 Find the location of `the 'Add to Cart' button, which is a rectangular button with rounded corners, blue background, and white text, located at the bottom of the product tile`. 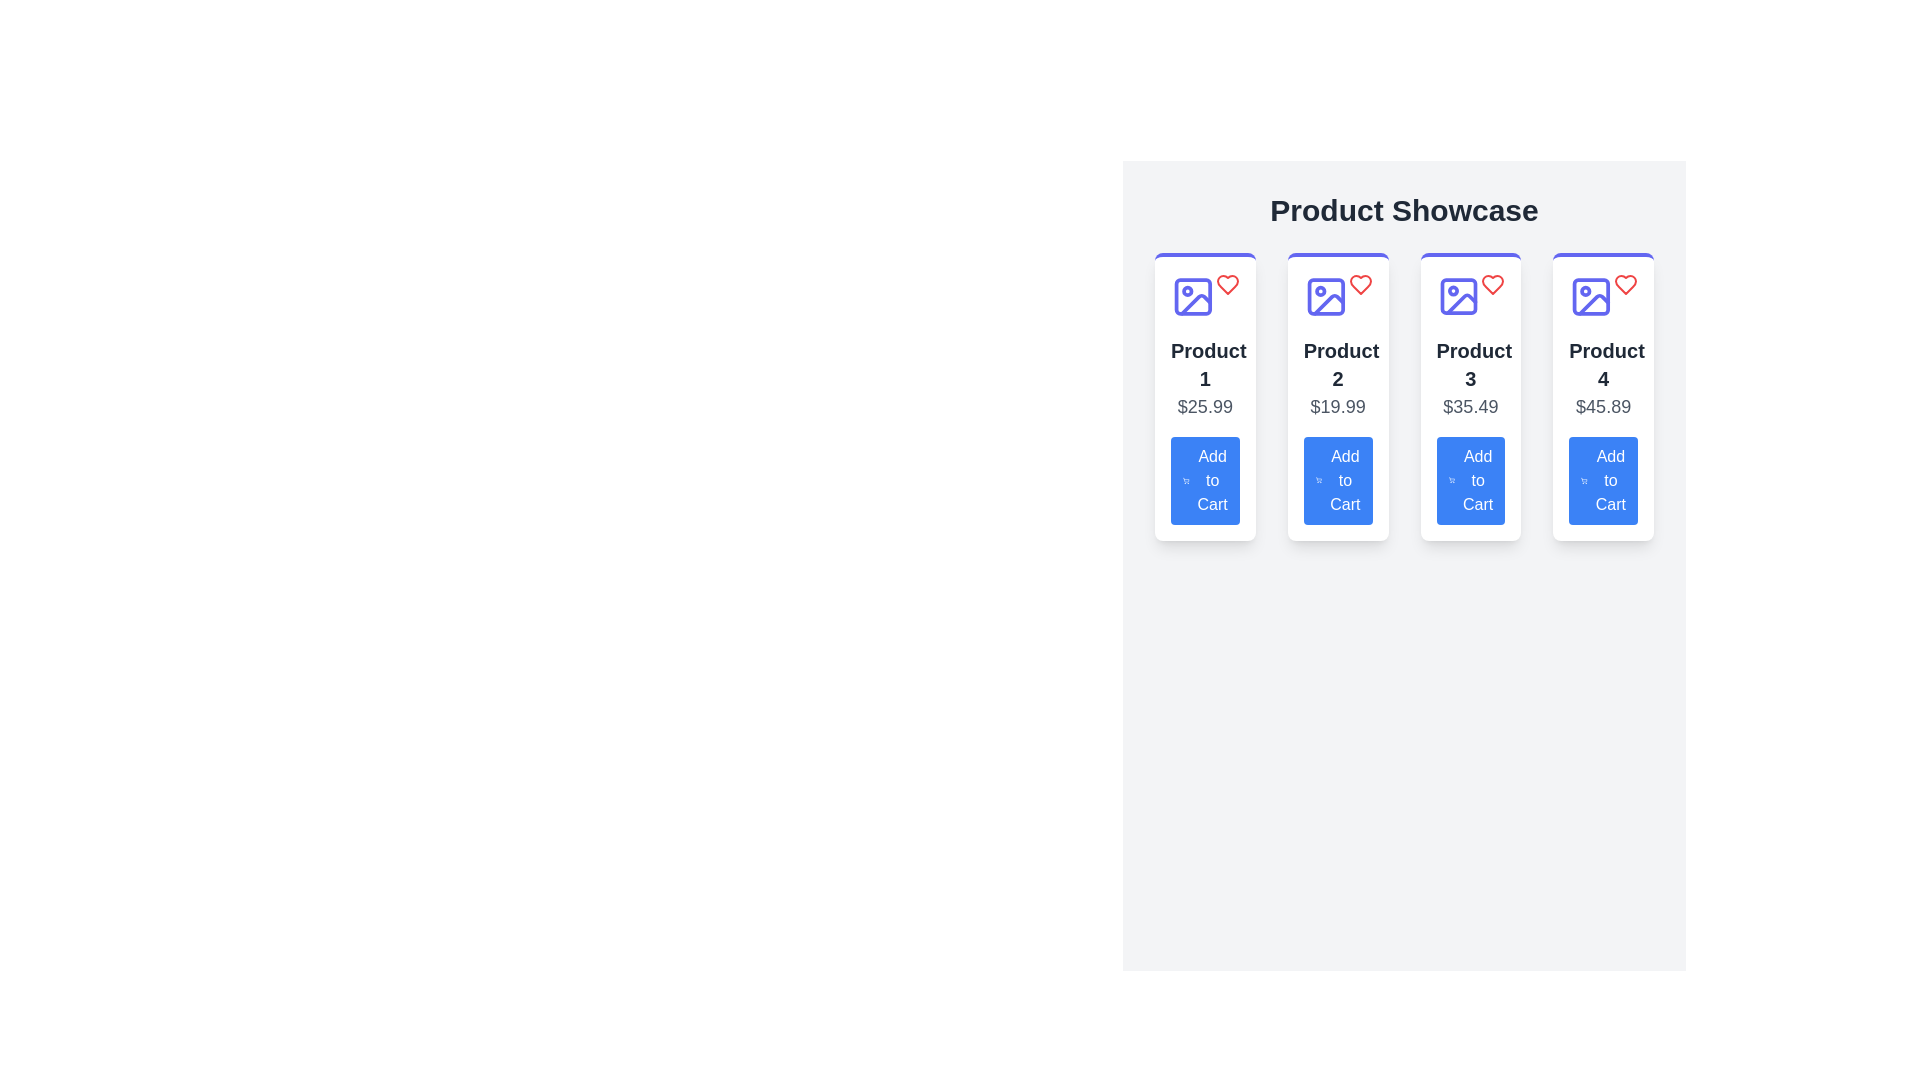

the 'Add to Cart' button, which is a rectangular button with rounded corners, blue background, and white text, located at the bottom of the product tile is located at coordinates (1603, 481).